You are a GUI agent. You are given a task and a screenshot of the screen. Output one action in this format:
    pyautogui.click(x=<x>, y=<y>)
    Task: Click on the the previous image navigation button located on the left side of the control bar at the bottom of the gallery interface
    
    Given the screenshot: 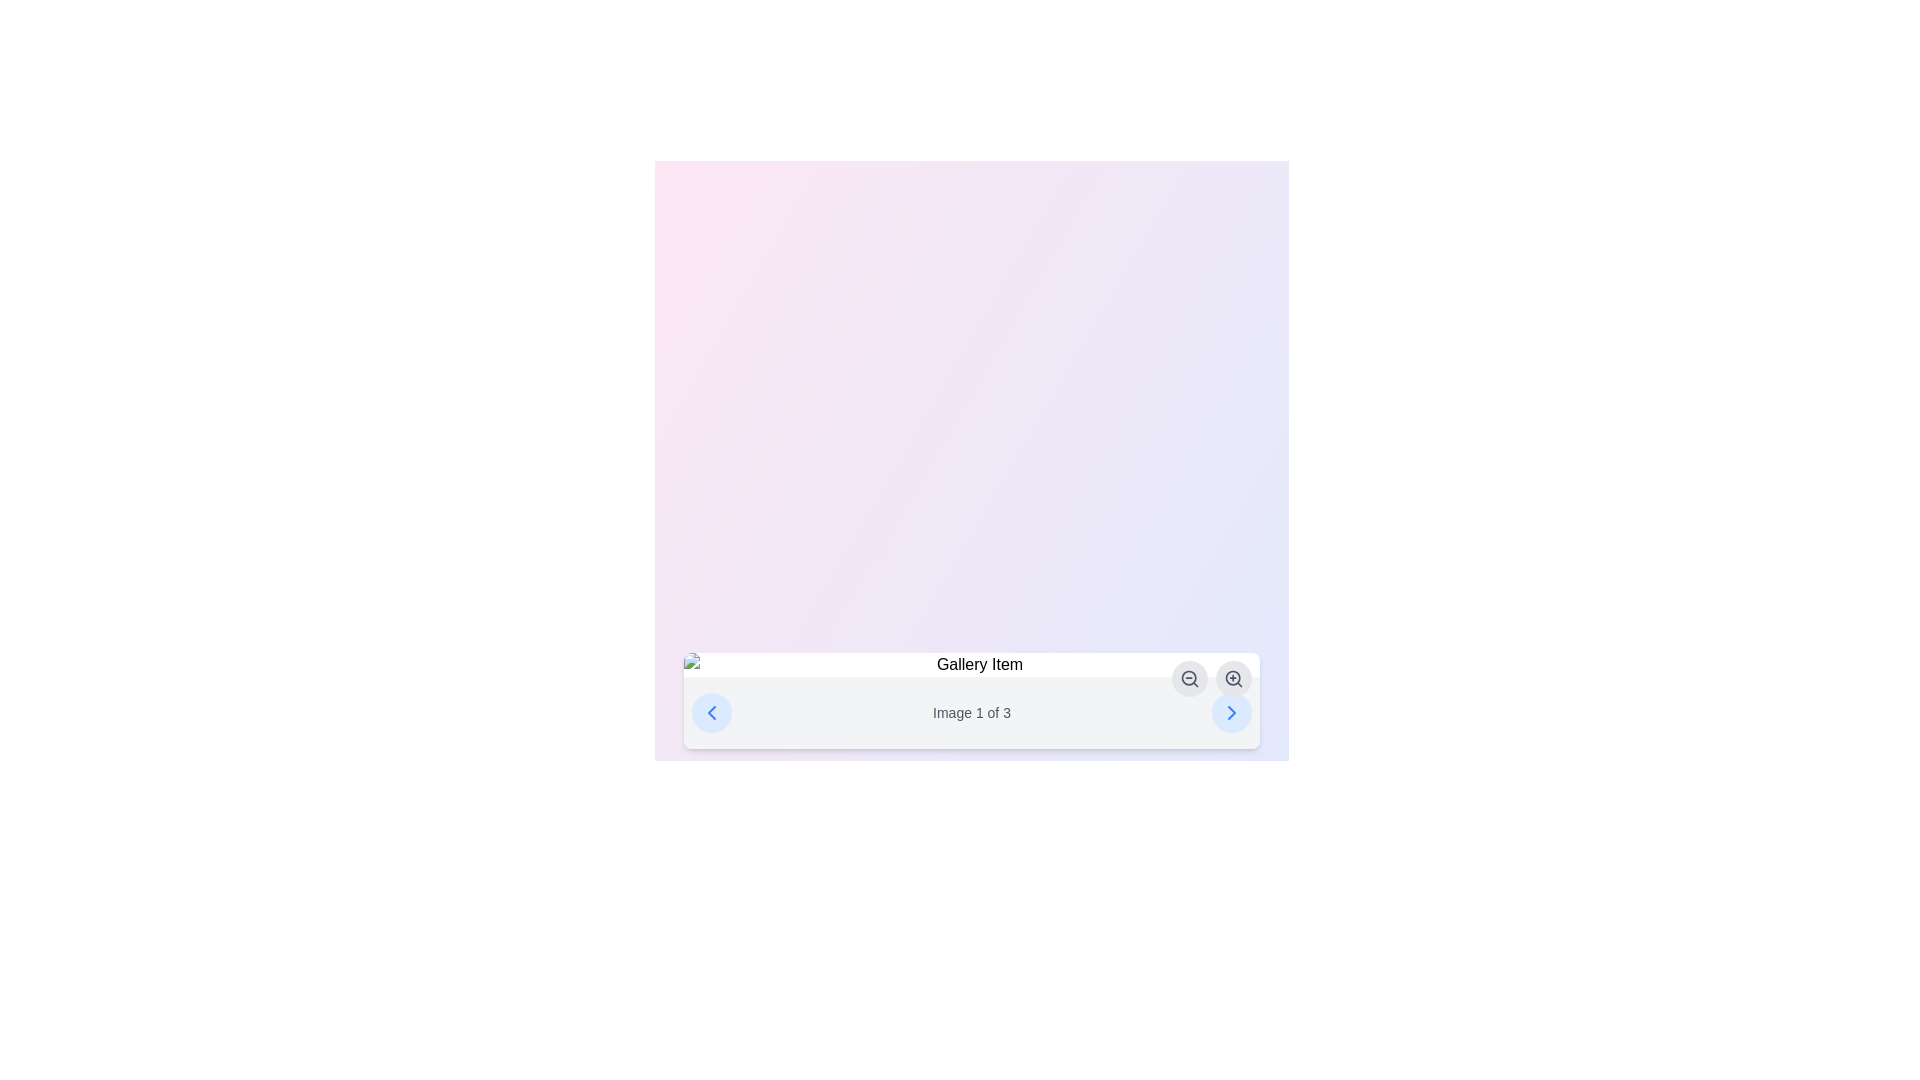 What is the action you would take?
    pyautogui.click(x=711, y=712)
    